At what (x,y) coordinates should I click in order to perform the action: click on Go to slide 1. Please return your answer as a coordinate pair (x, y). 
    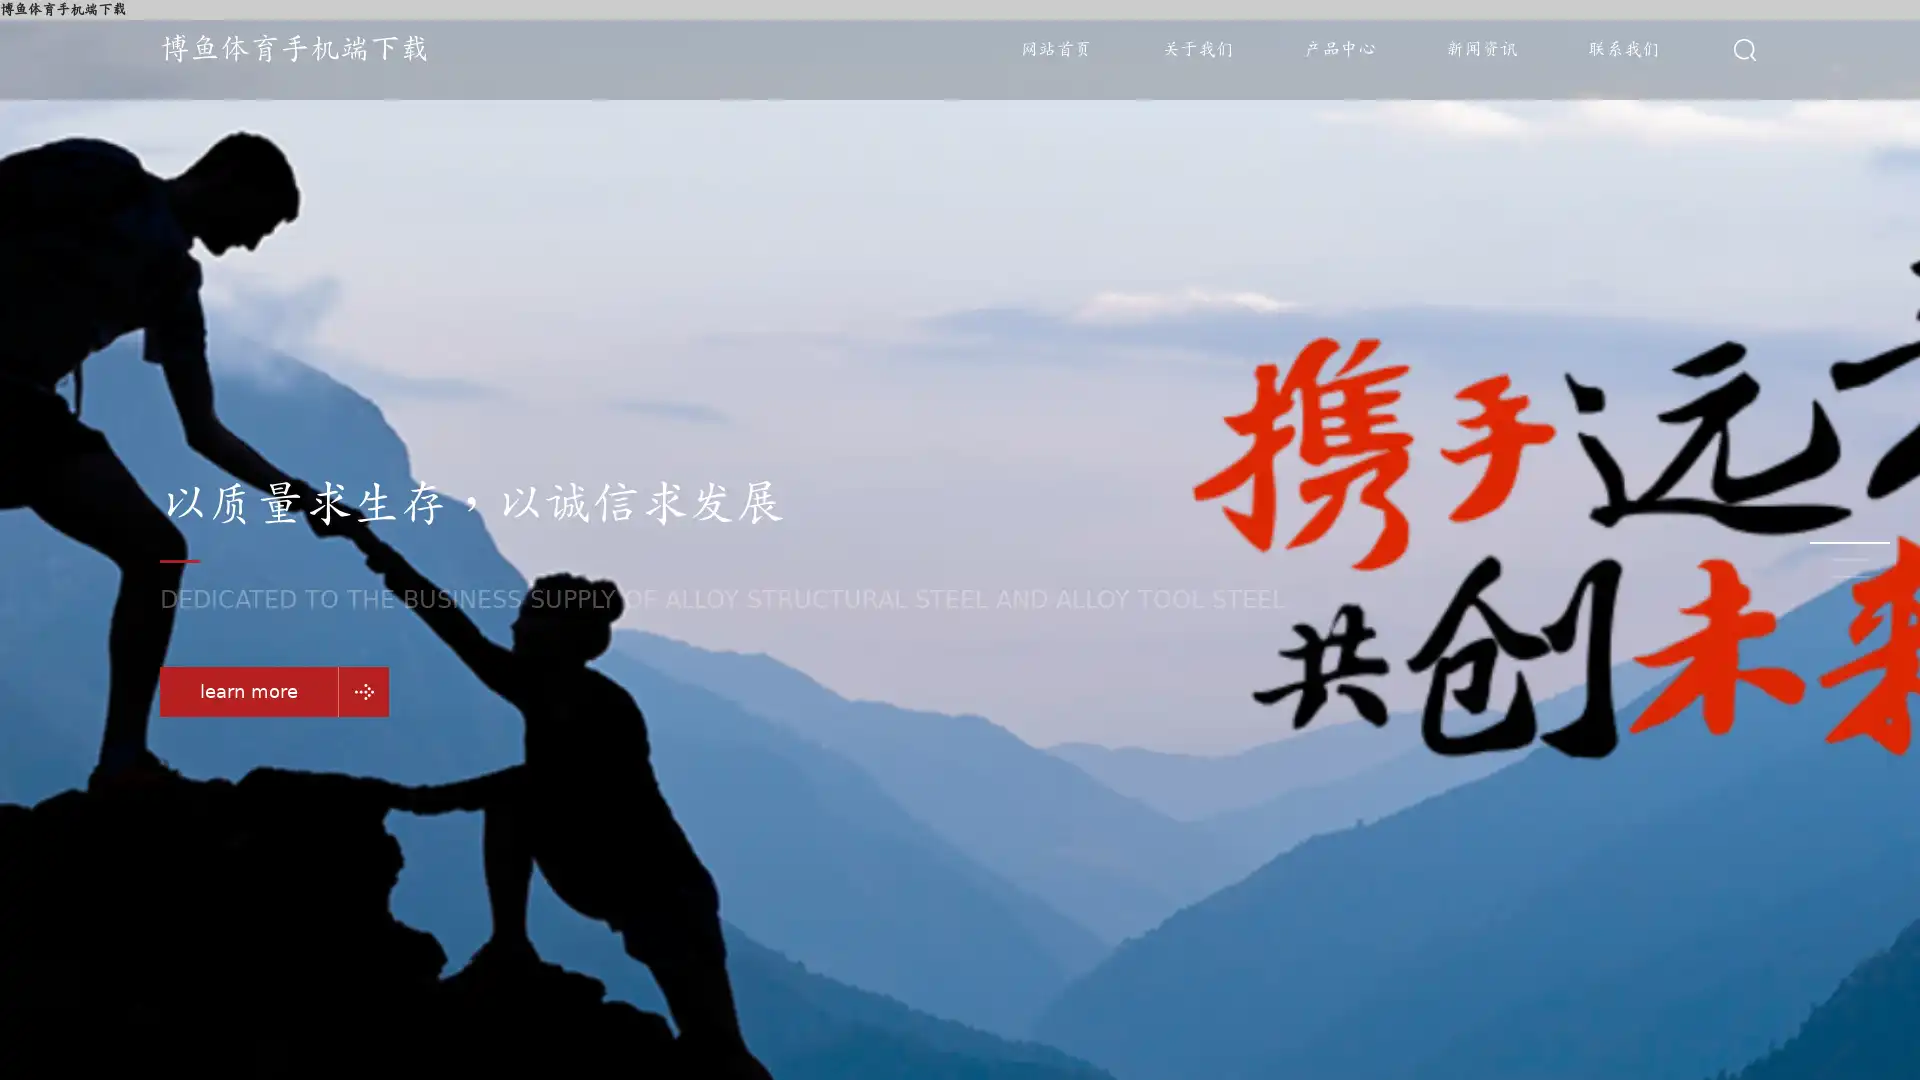
    Looking at the image, I should click on (1848, 543).